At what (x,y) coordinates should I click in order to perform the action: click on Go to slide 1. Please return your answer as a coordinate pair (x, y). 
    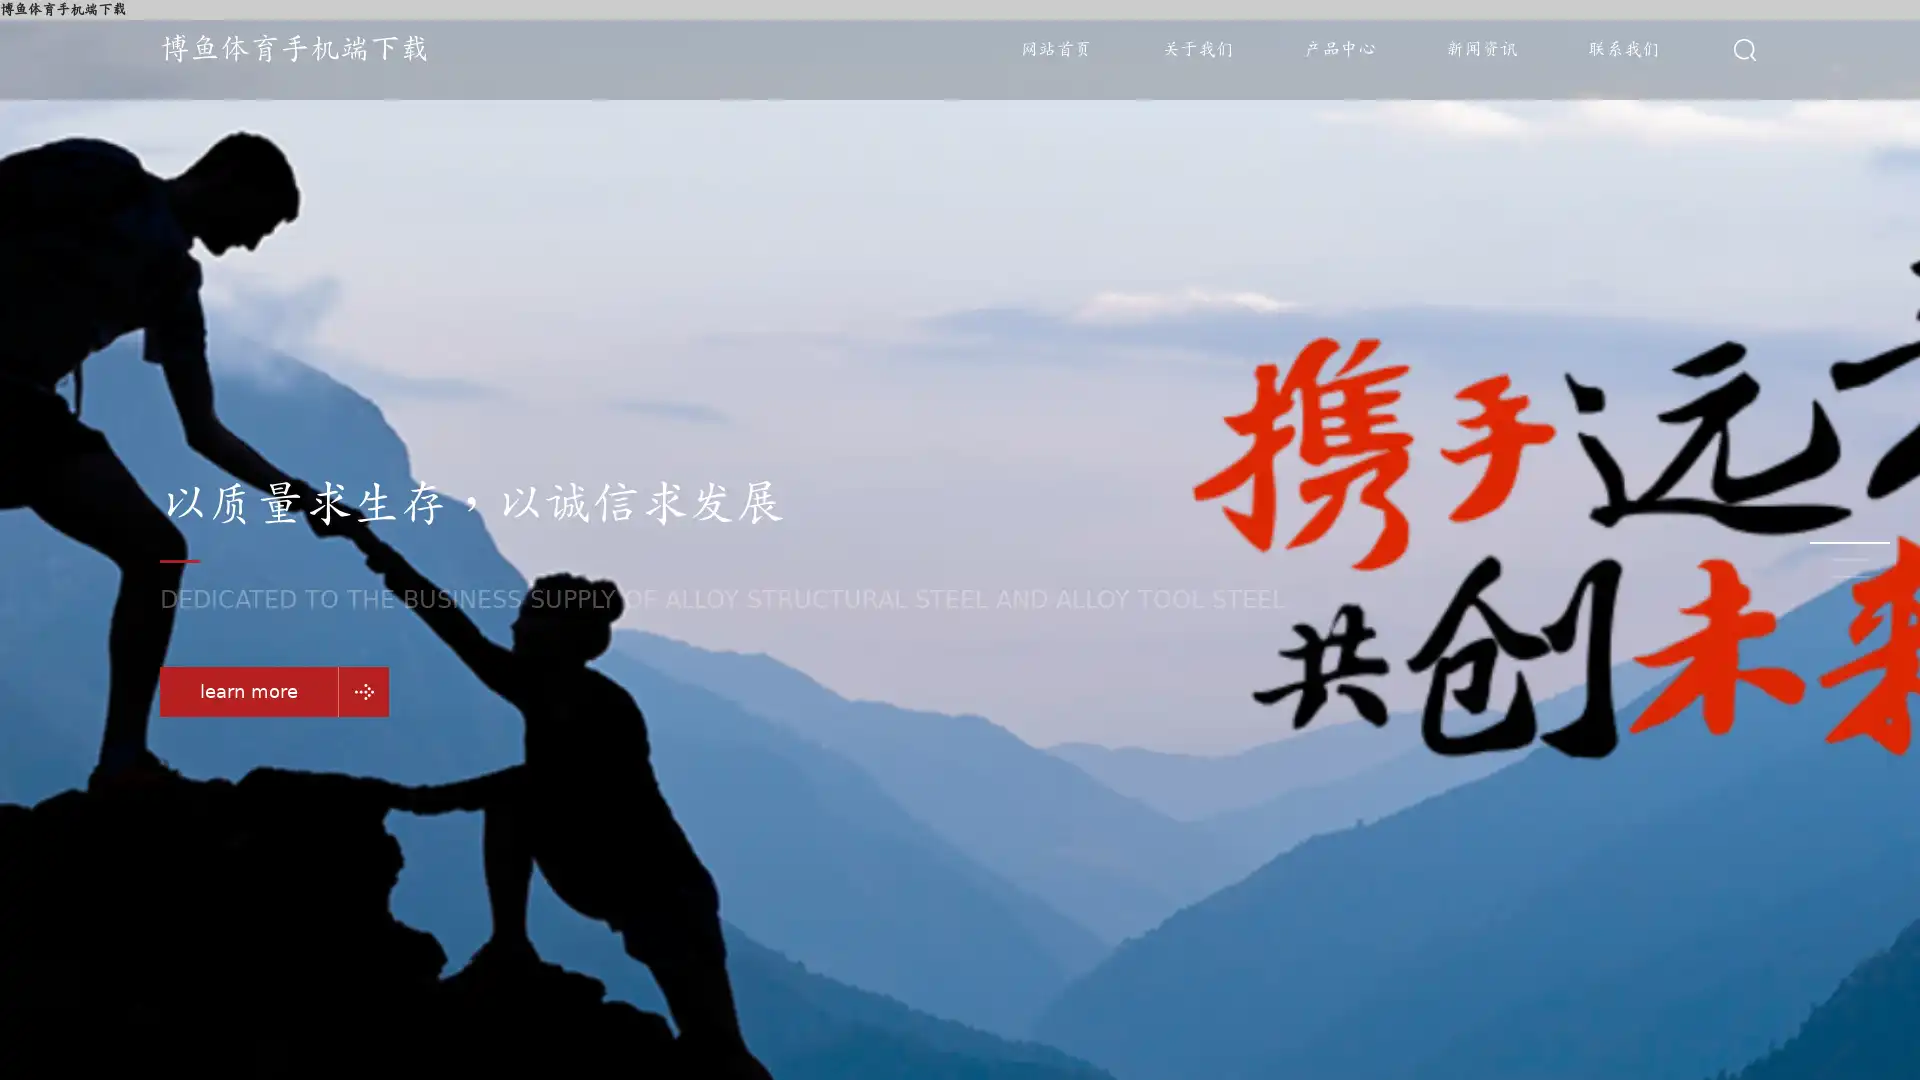
    Looking at the image, I should click on (1848, 543).